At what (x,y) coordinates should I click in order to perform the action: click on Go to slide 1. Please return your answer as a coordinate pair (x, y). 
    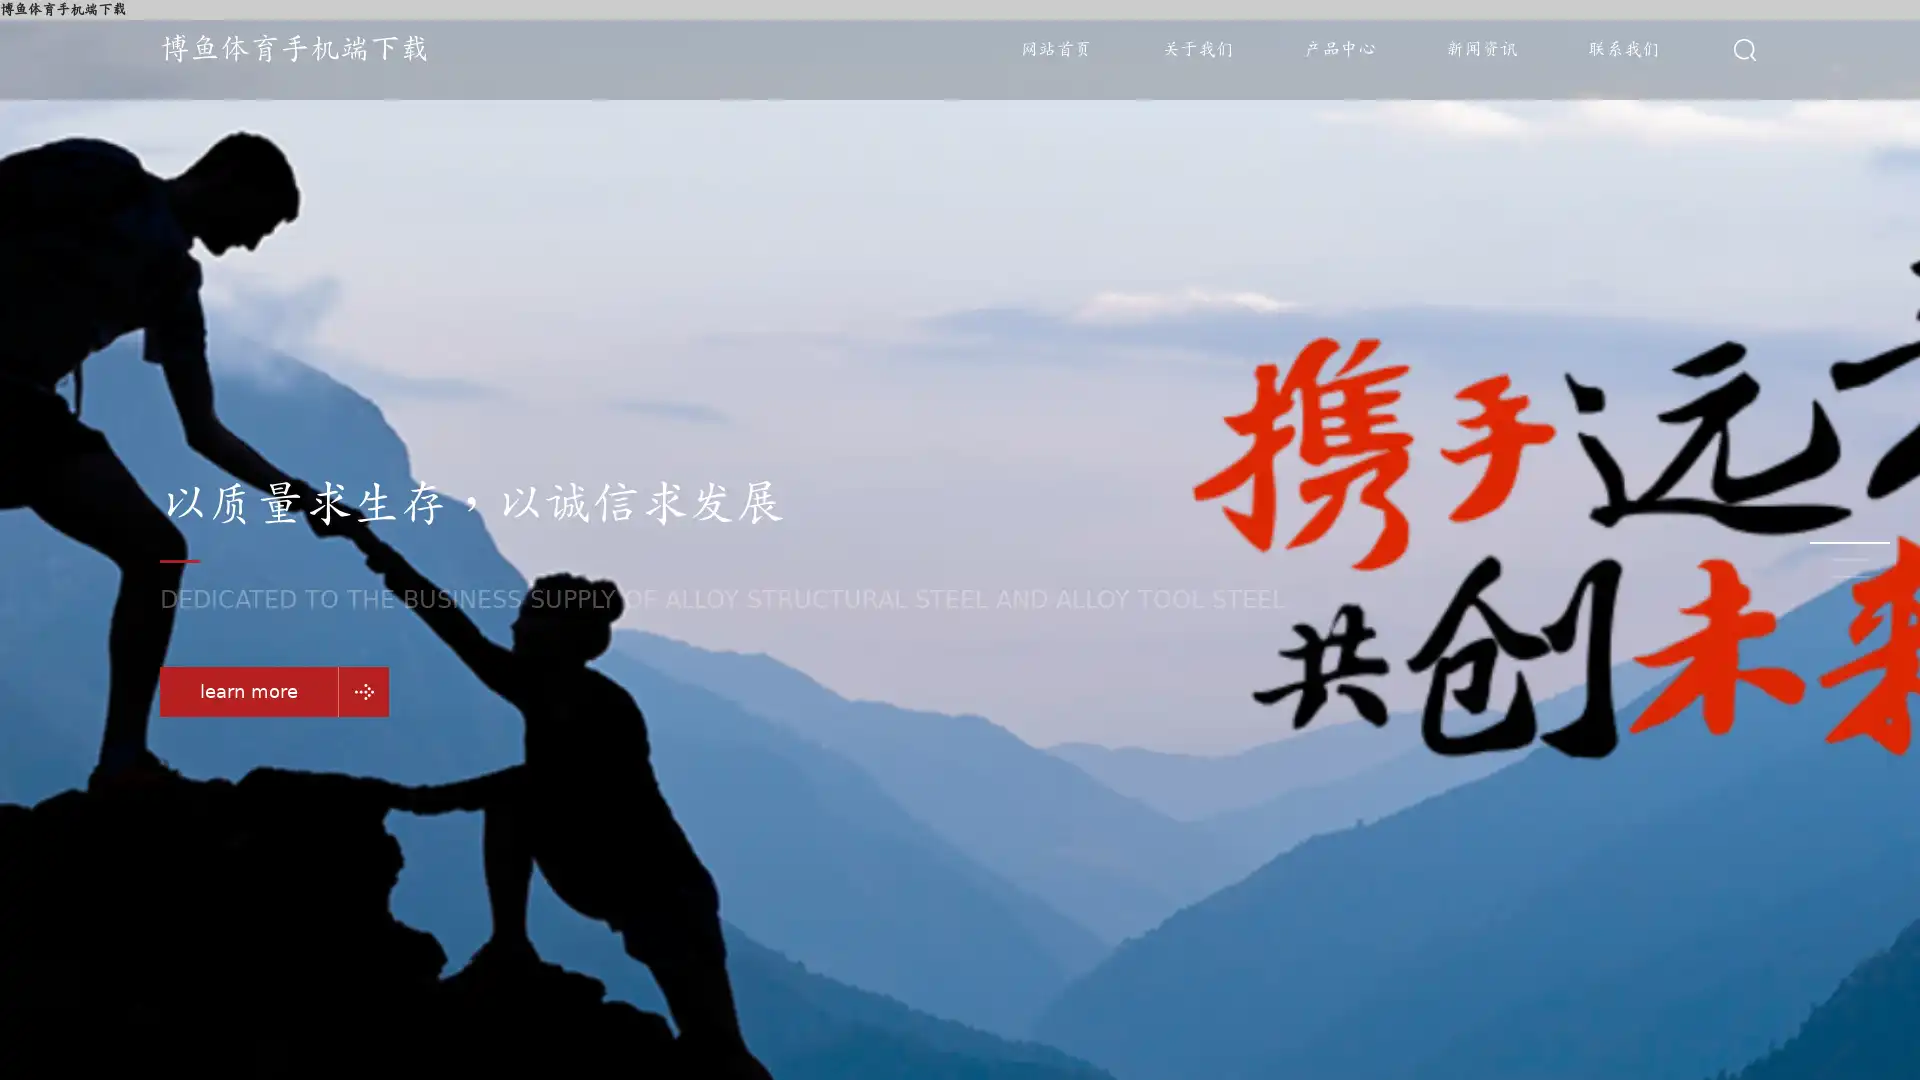
    Looking at the image, I should click on (1848, 543).